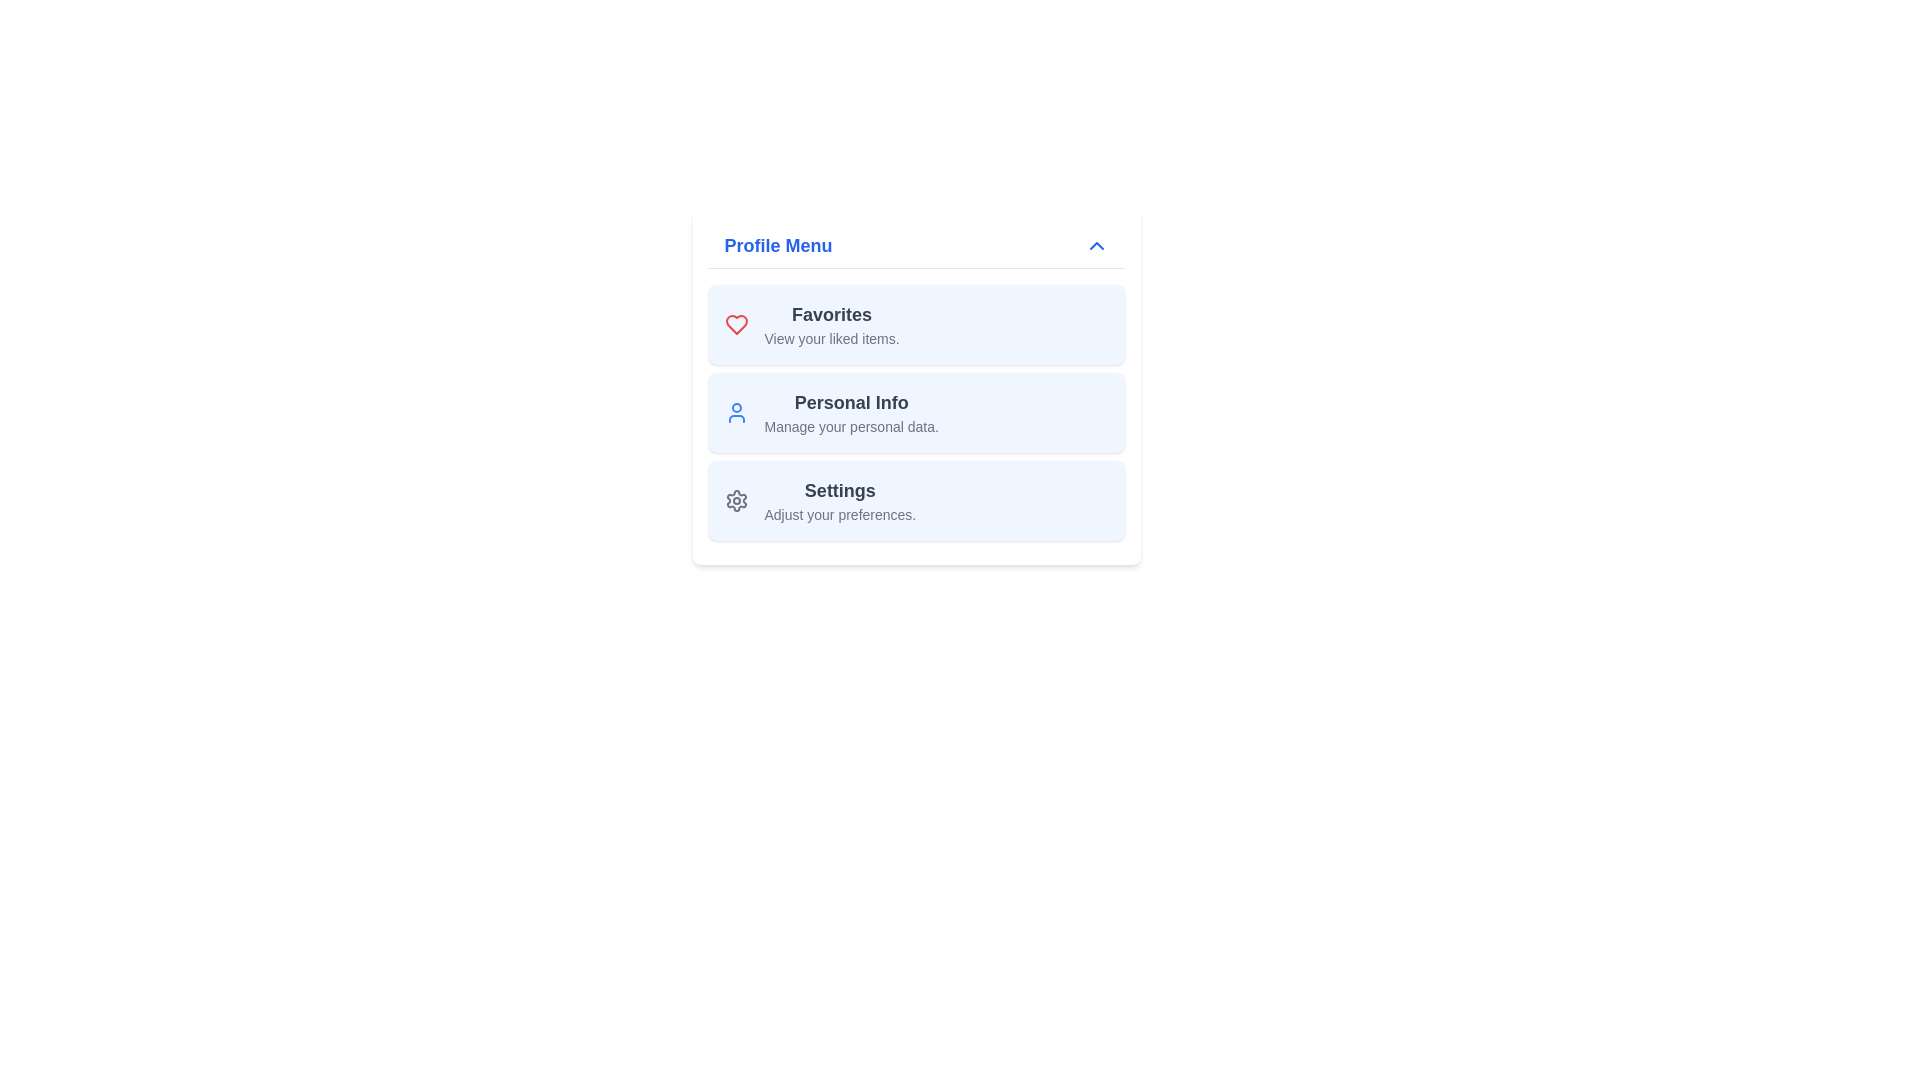 Image resolution: width=1920 pixels, height=1080 pixels. I want to click on the menu item that manages personal information, positioned in the middle of the Profile Menu between 'Favorites' and 'Settings', so click(915, 411).